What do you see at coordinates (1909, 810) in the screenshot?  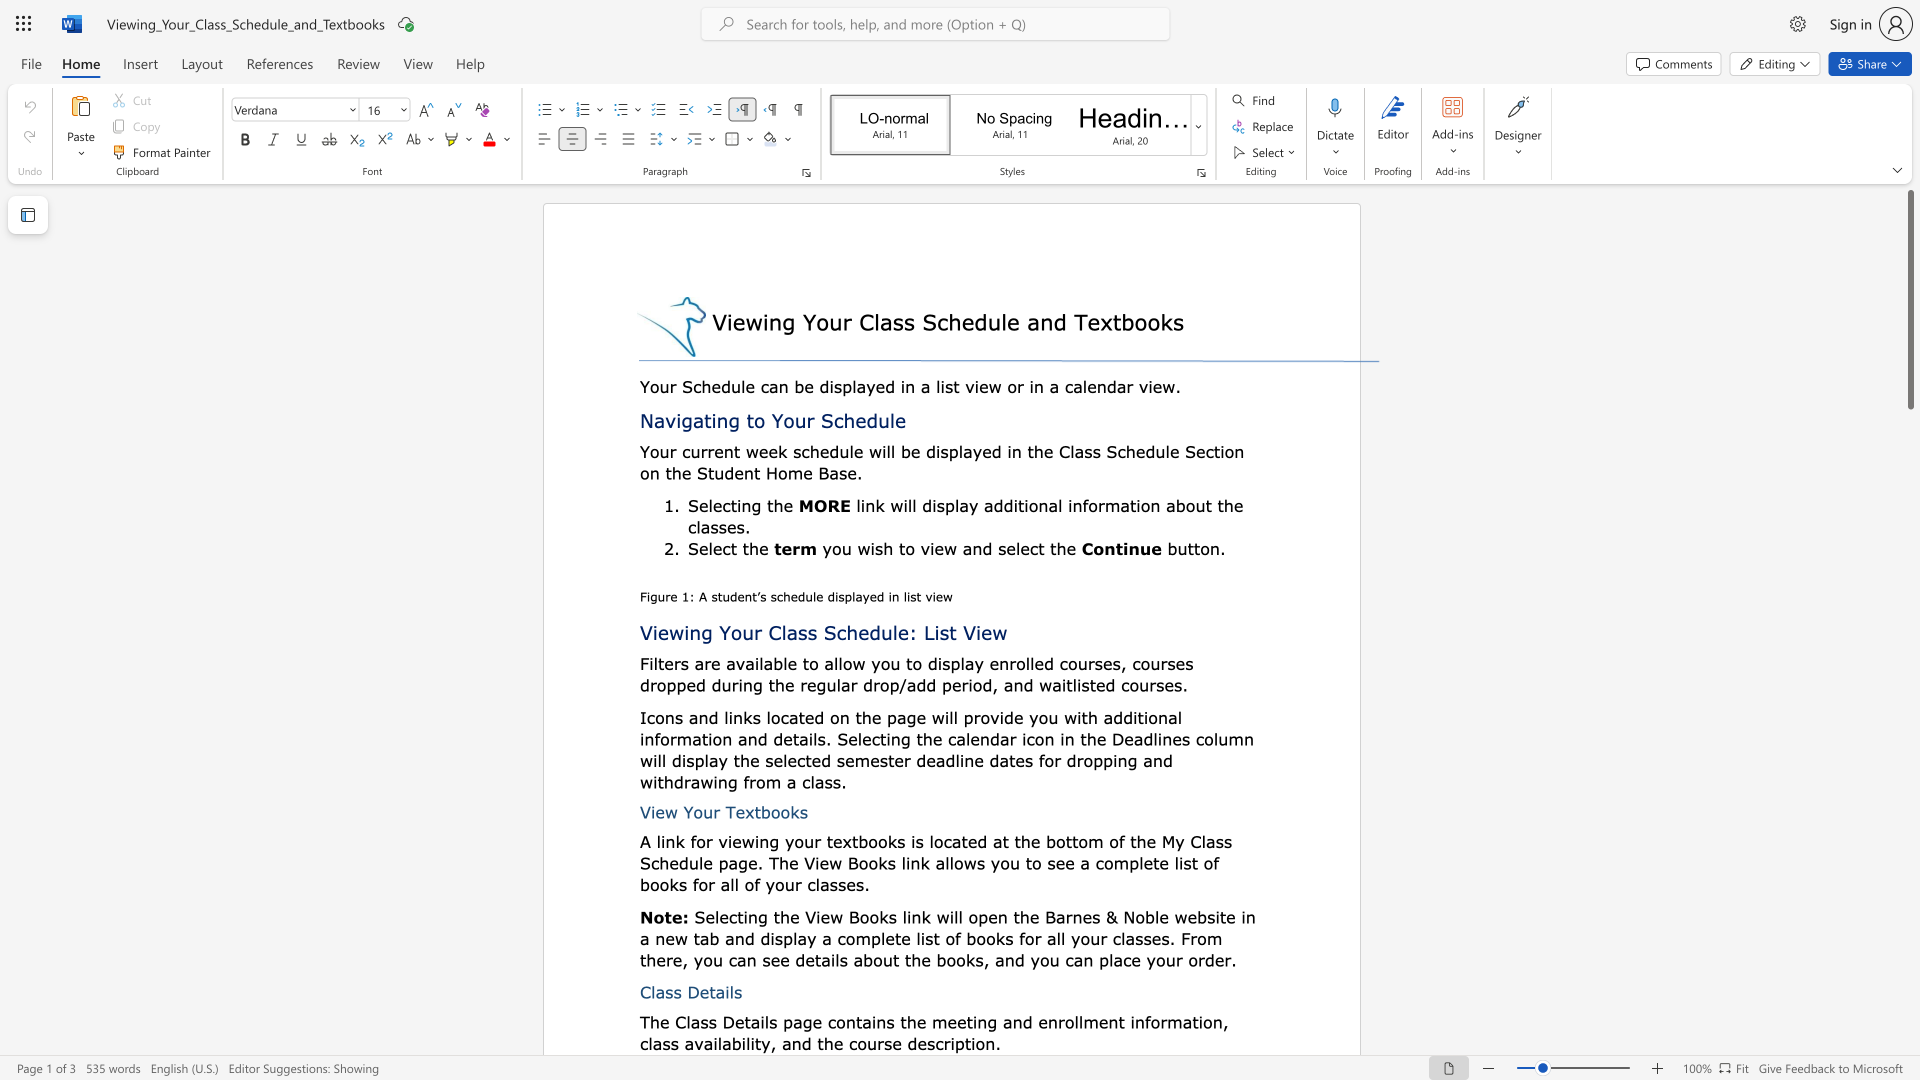 I see `the scrollbar on the right to shift the page lower` at bounding box center [1909, 810].